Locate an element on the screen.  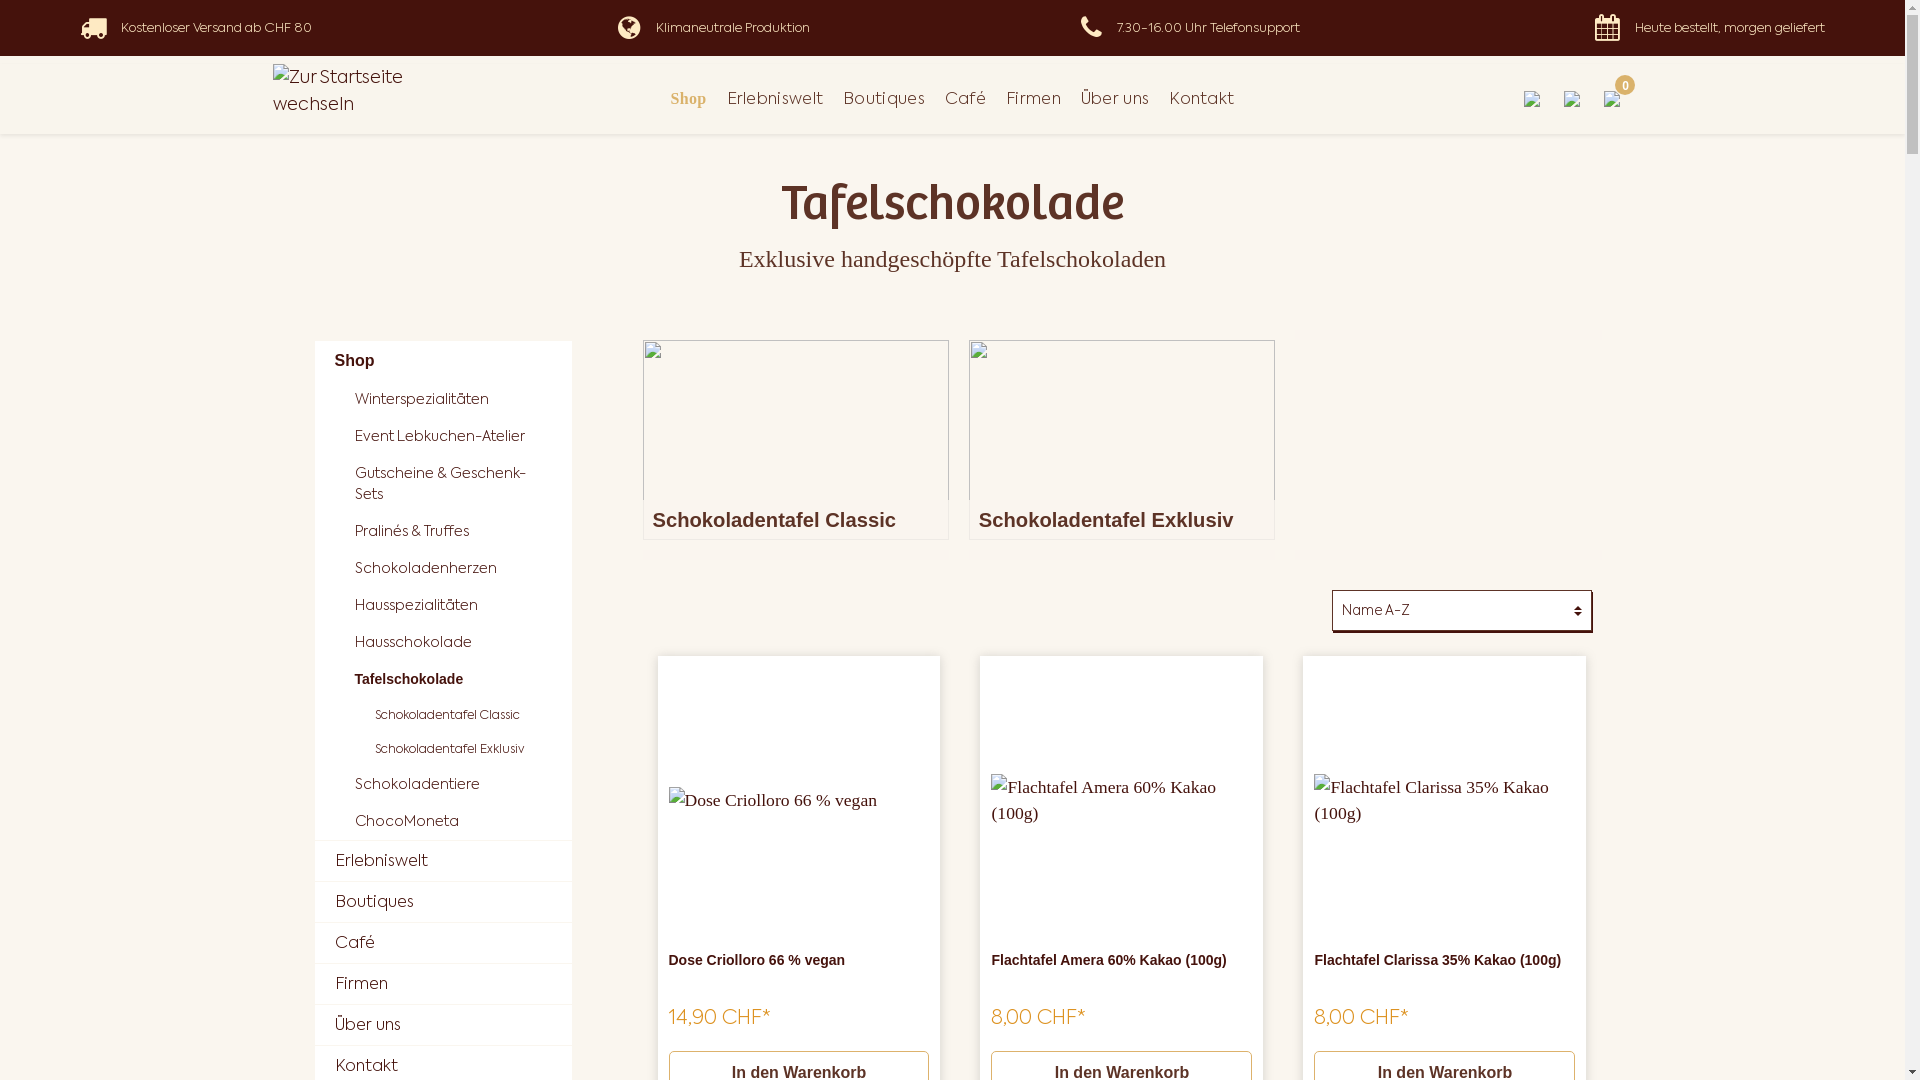
'Event Lebkuchen-Atelier' is located at coordinates (451, 435).